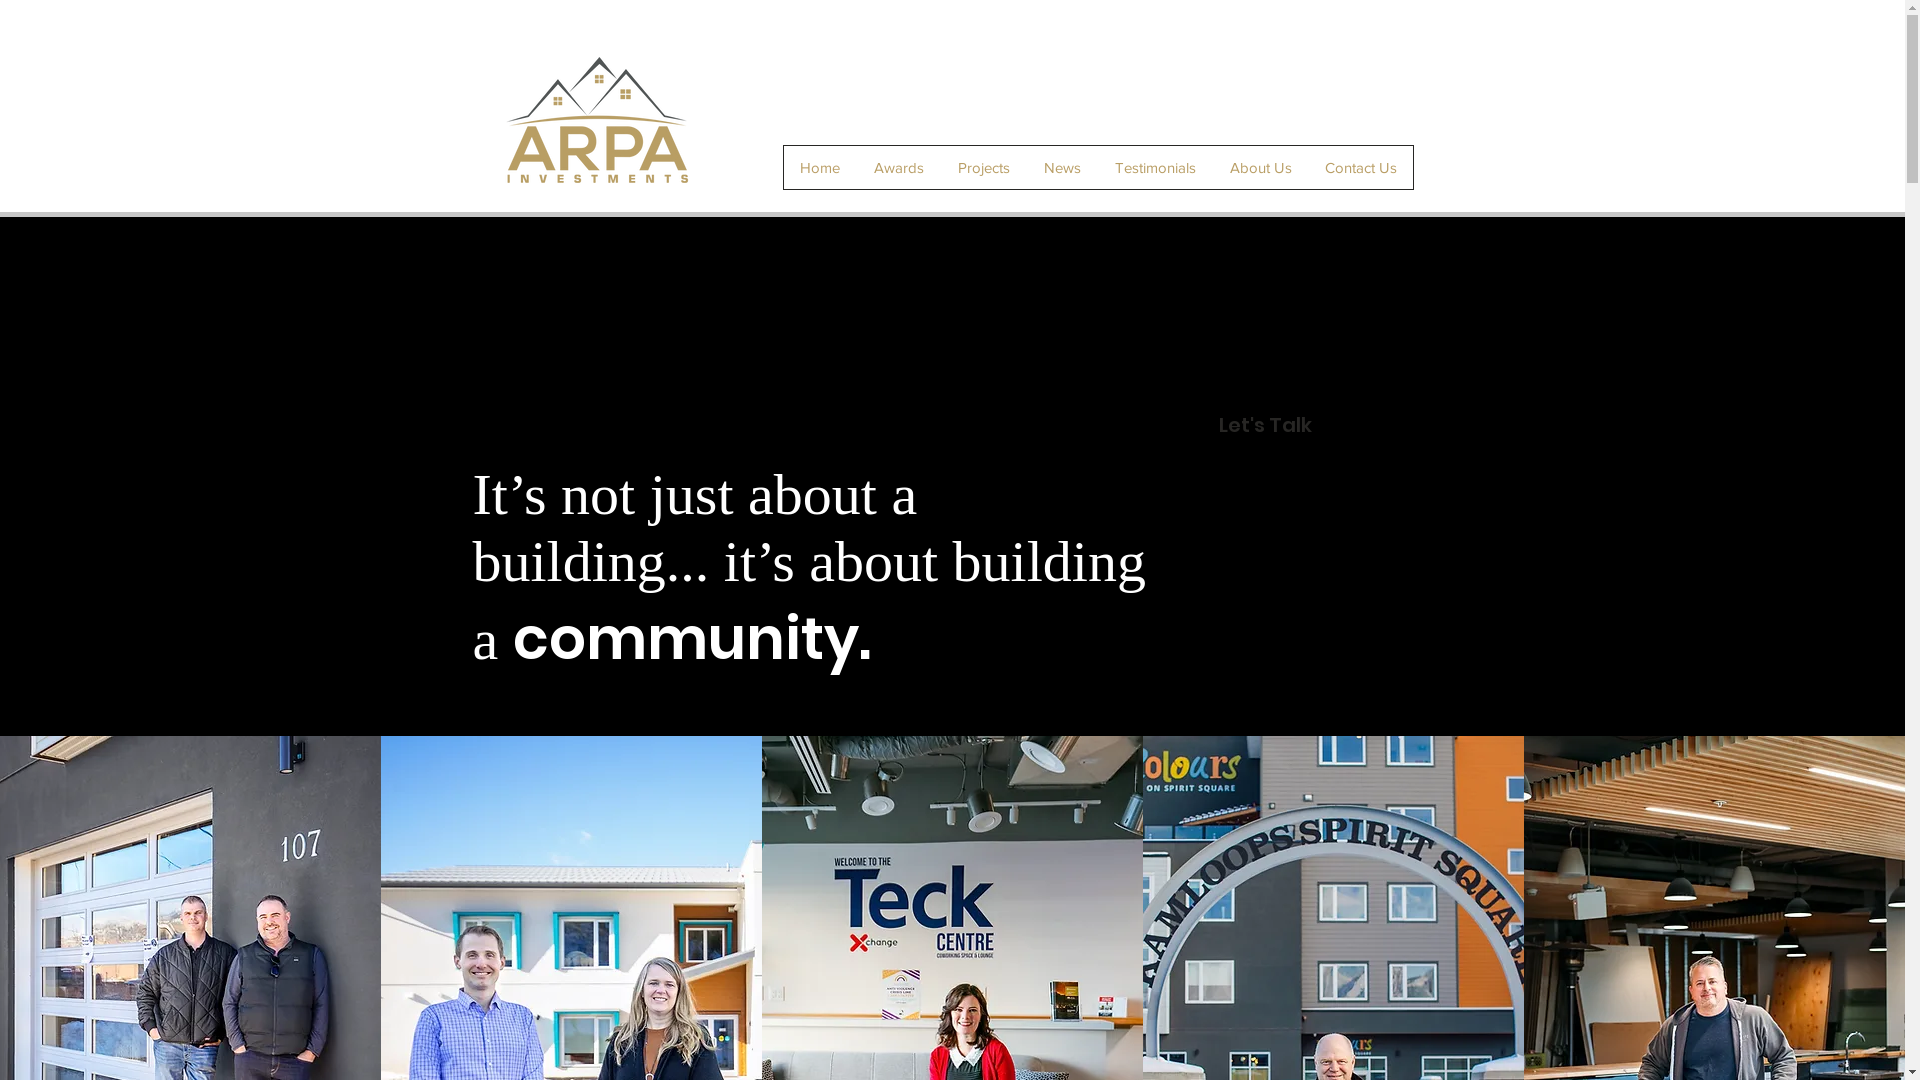 Image resolution: width=1920 pixels, height=1080 pixels. I want to click on 'Testimonials', so click(1097, 166).